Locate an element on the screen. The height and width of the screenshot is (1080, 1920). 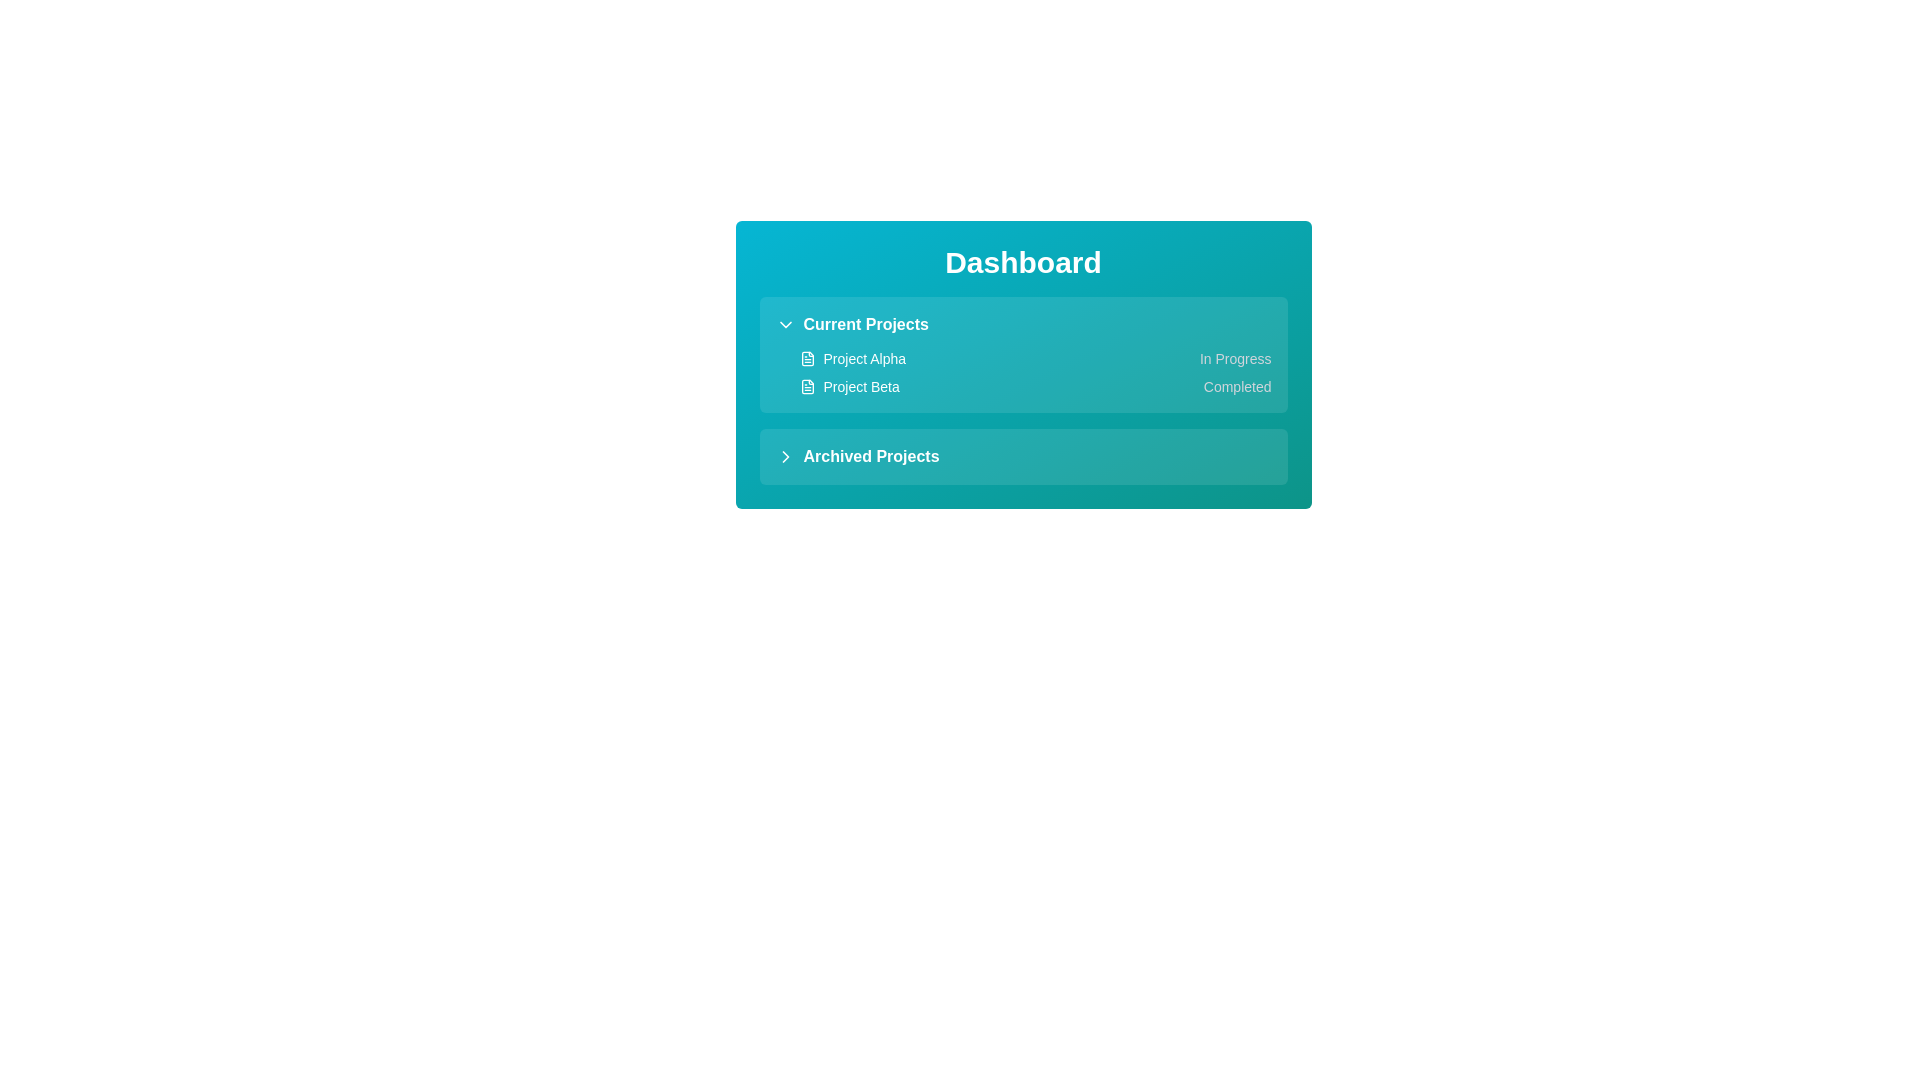
the chevron icon used to toggle the 'Current Projects' section is located at coordinates (784, 323).